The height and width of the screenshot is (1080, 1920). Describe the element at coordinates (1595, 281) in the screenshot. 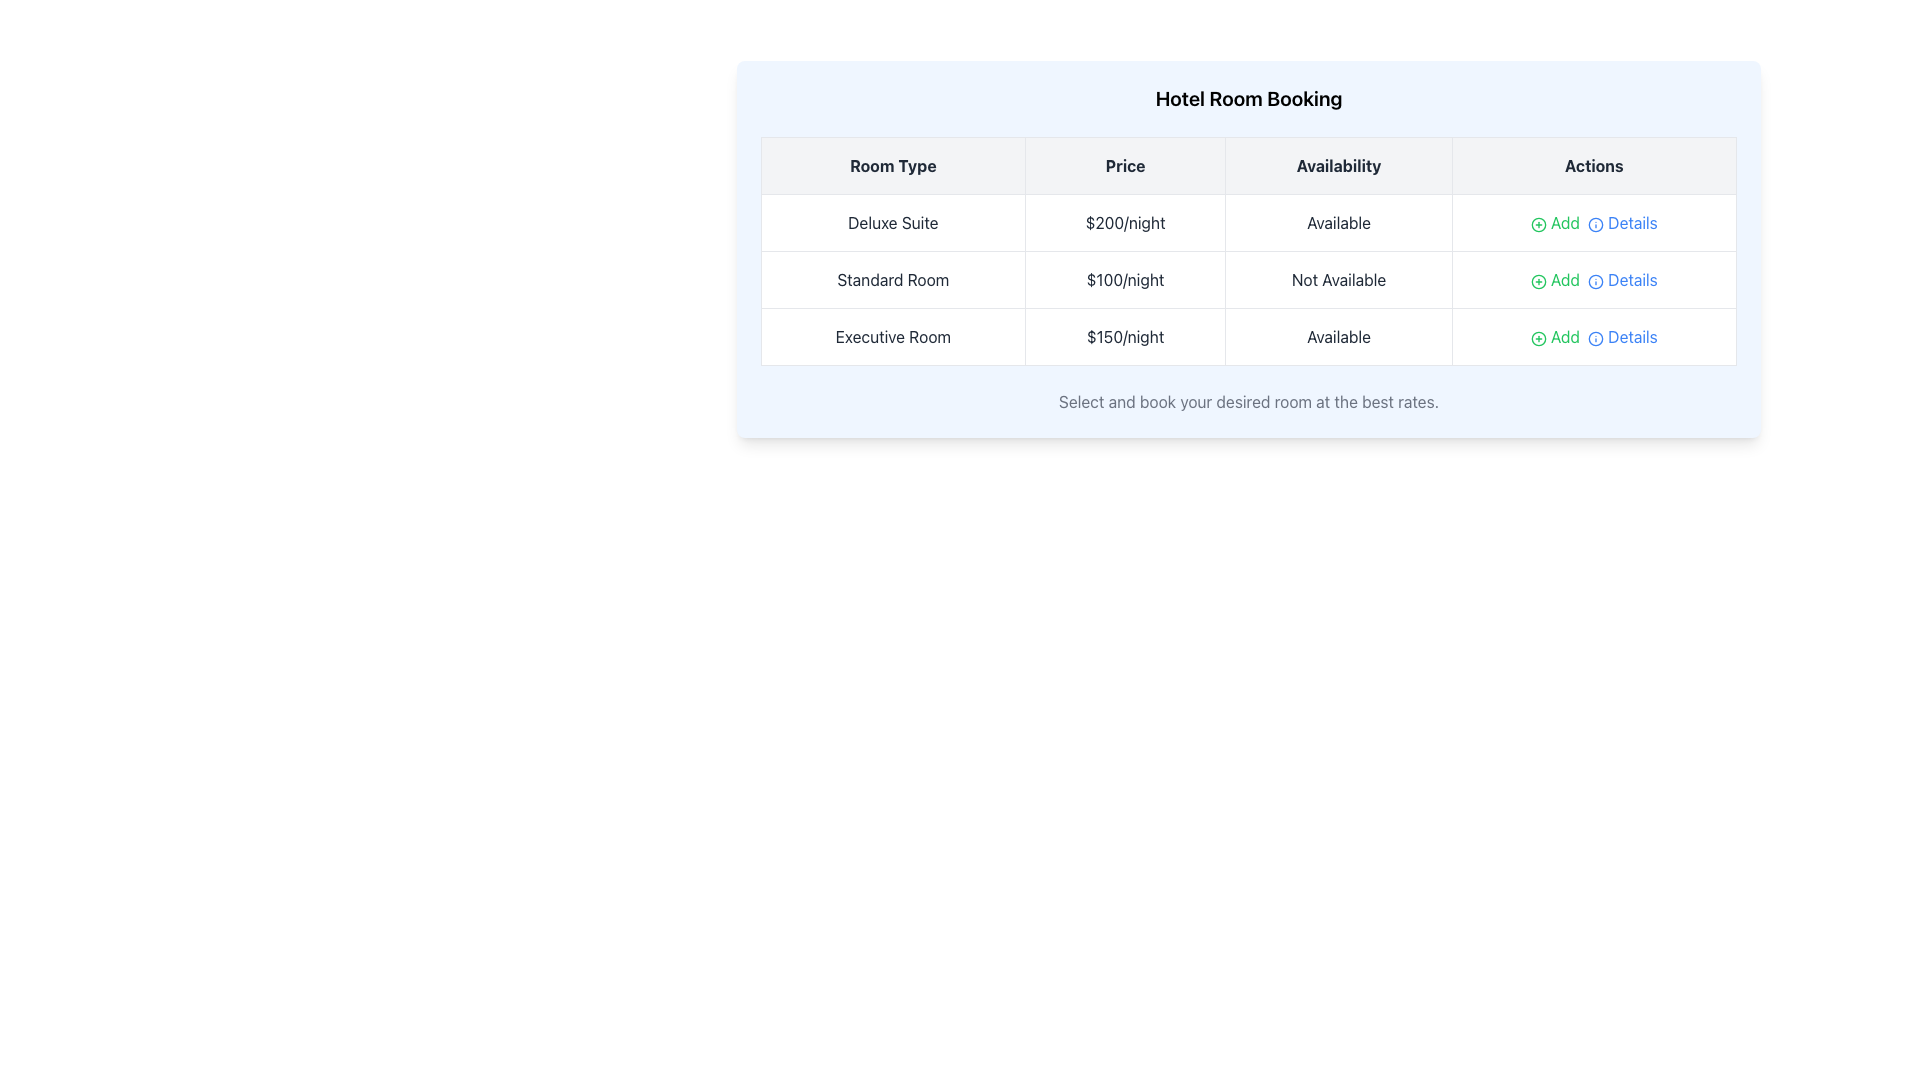

I see `the information icon located in the second row of the 'Actions' column, next to the 'Details' link` at that location.